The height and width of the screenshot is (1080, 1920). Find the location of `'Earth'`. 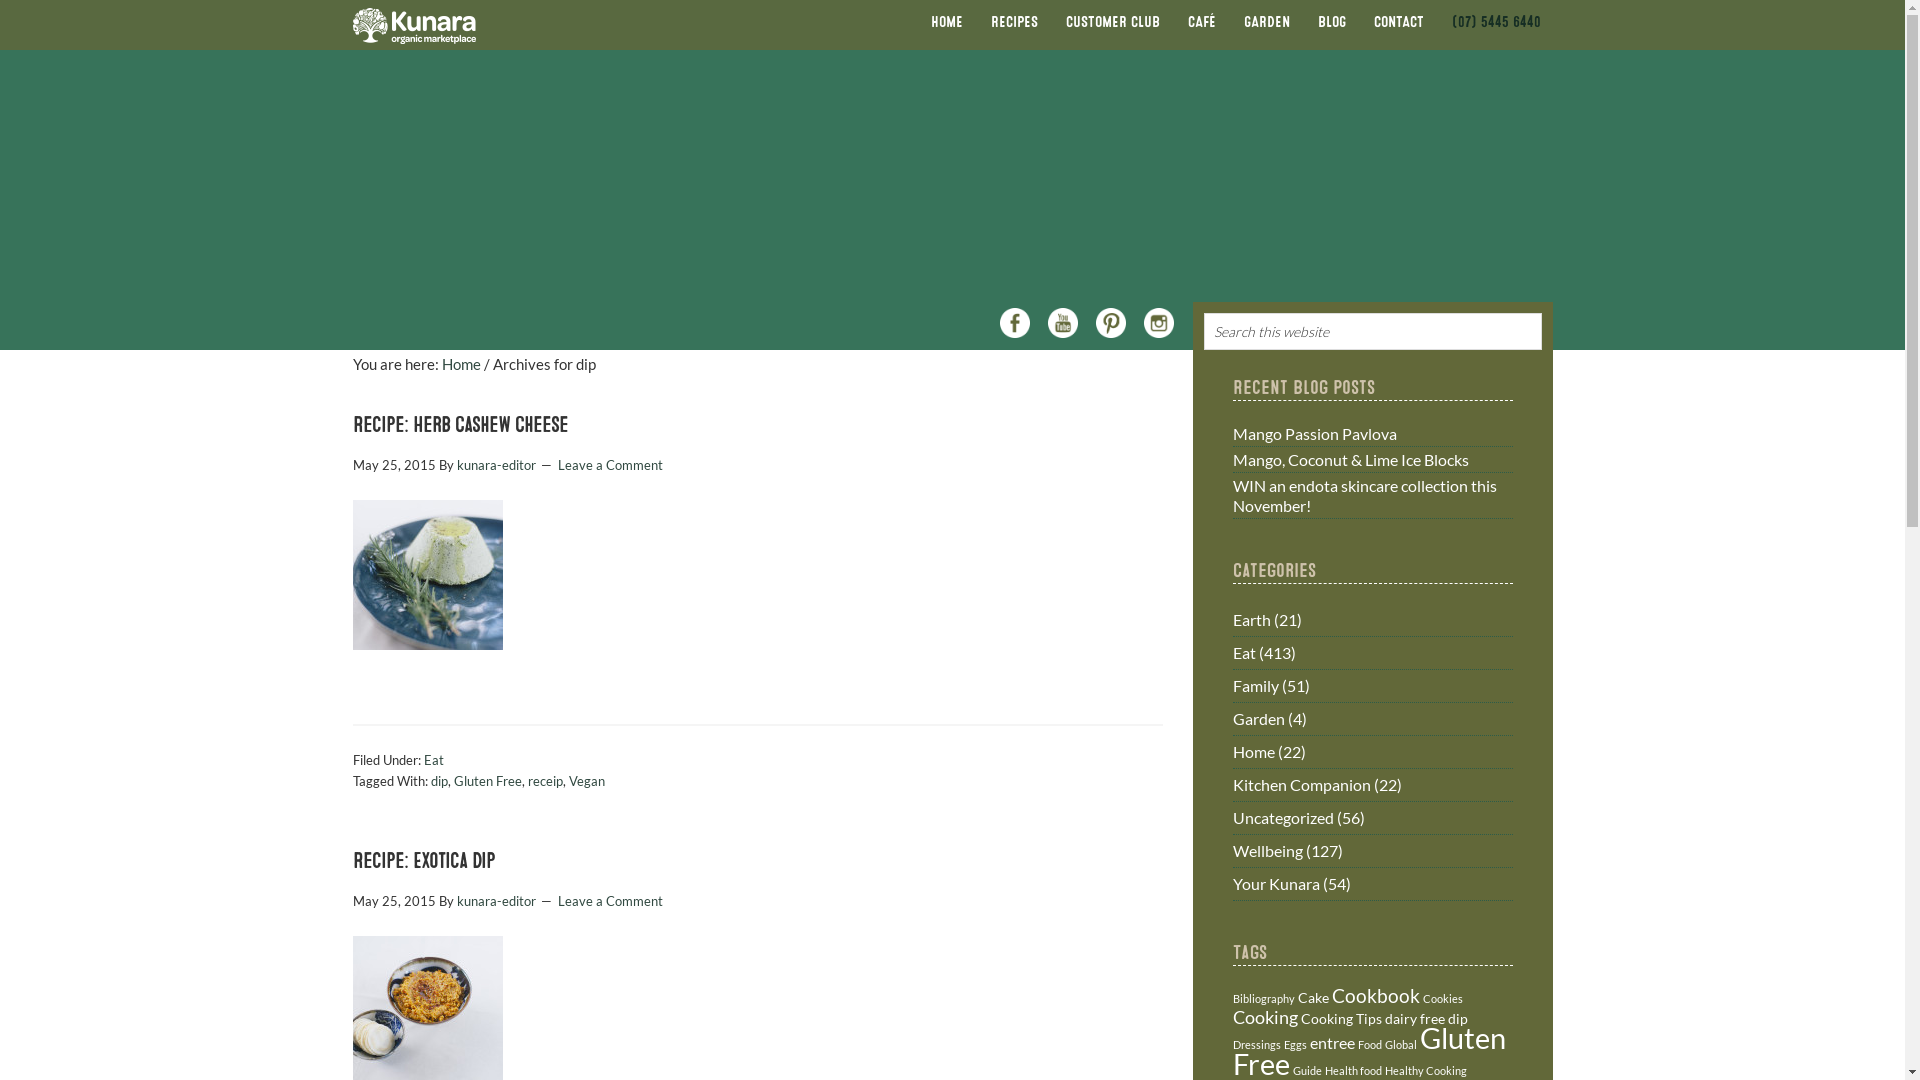

'Earth' is located at coordinates (1250, 618).